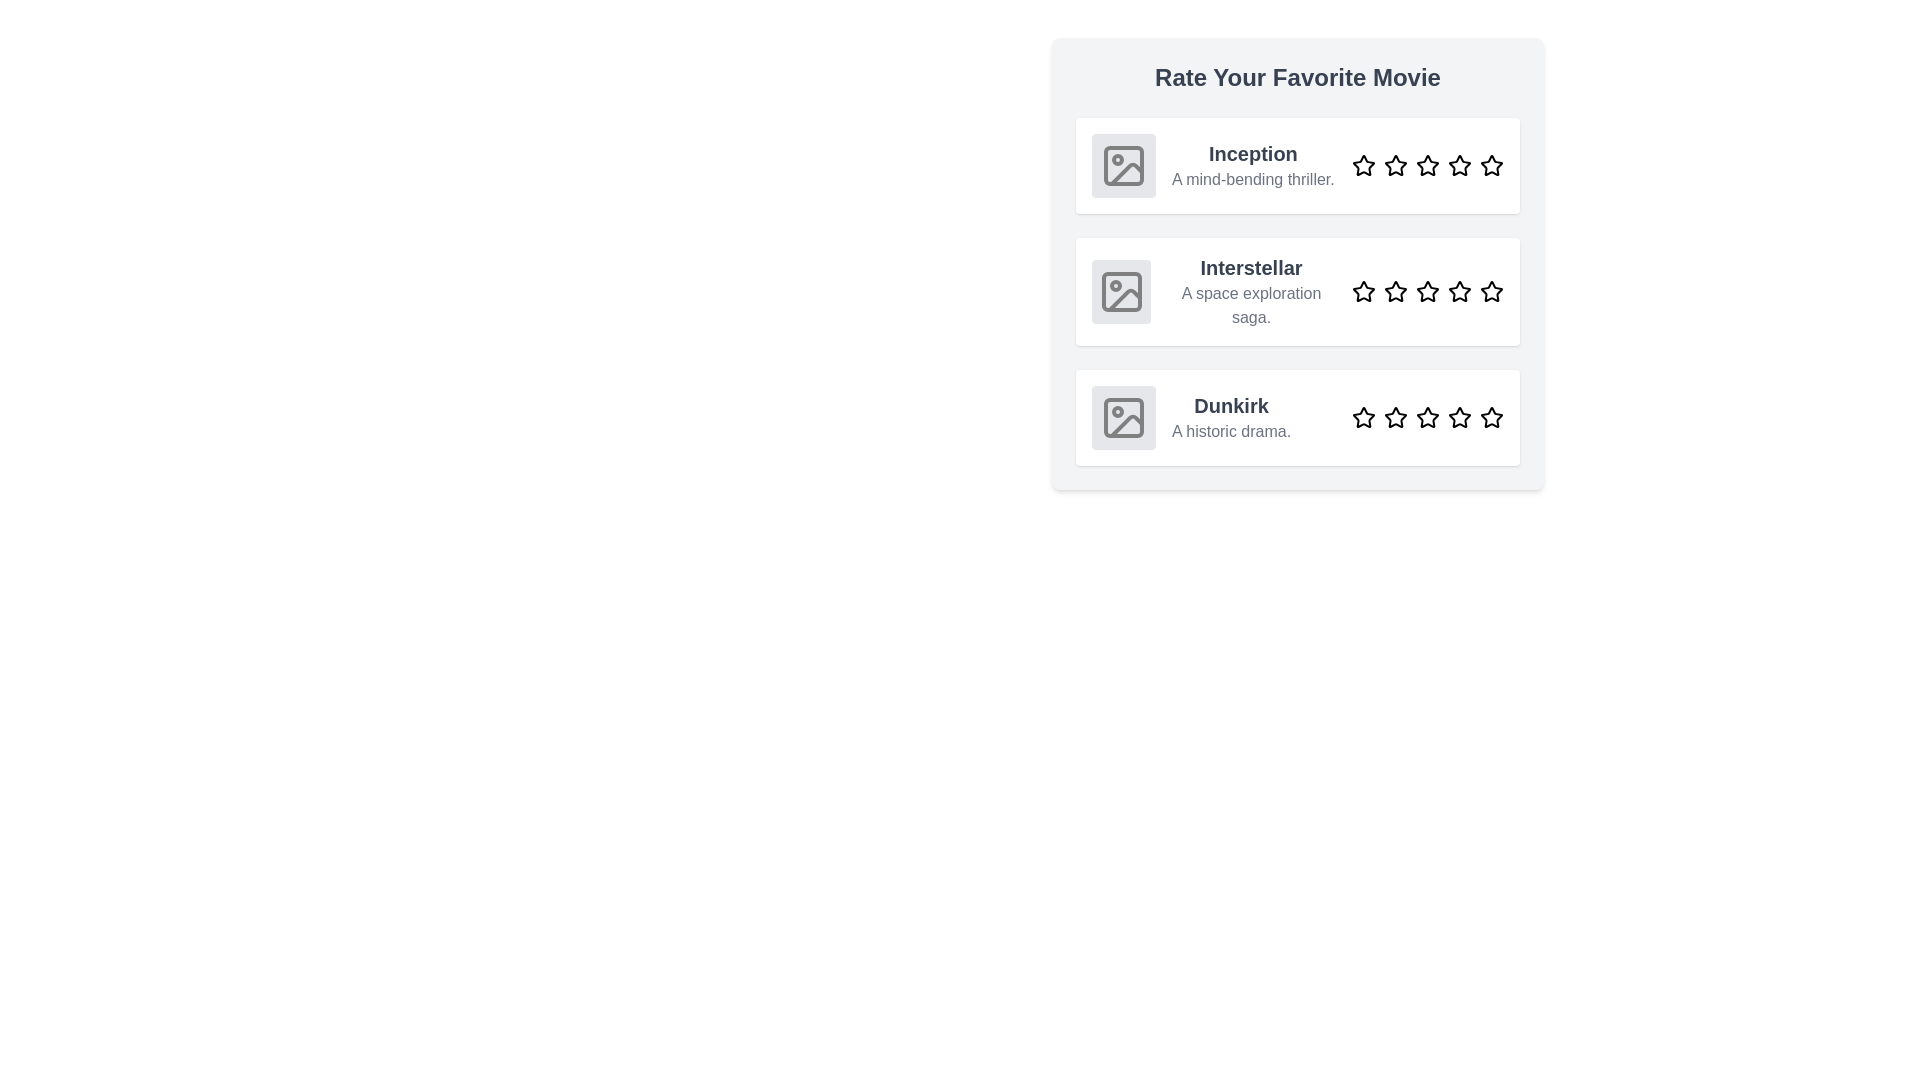 Image resolution: width=1920 pixels, height=1080 pixels. Describe the element at coordinates (1427, 416) in the screenshot. I see `the third star rating icon for the movie 'Dunkirk'` at that location.